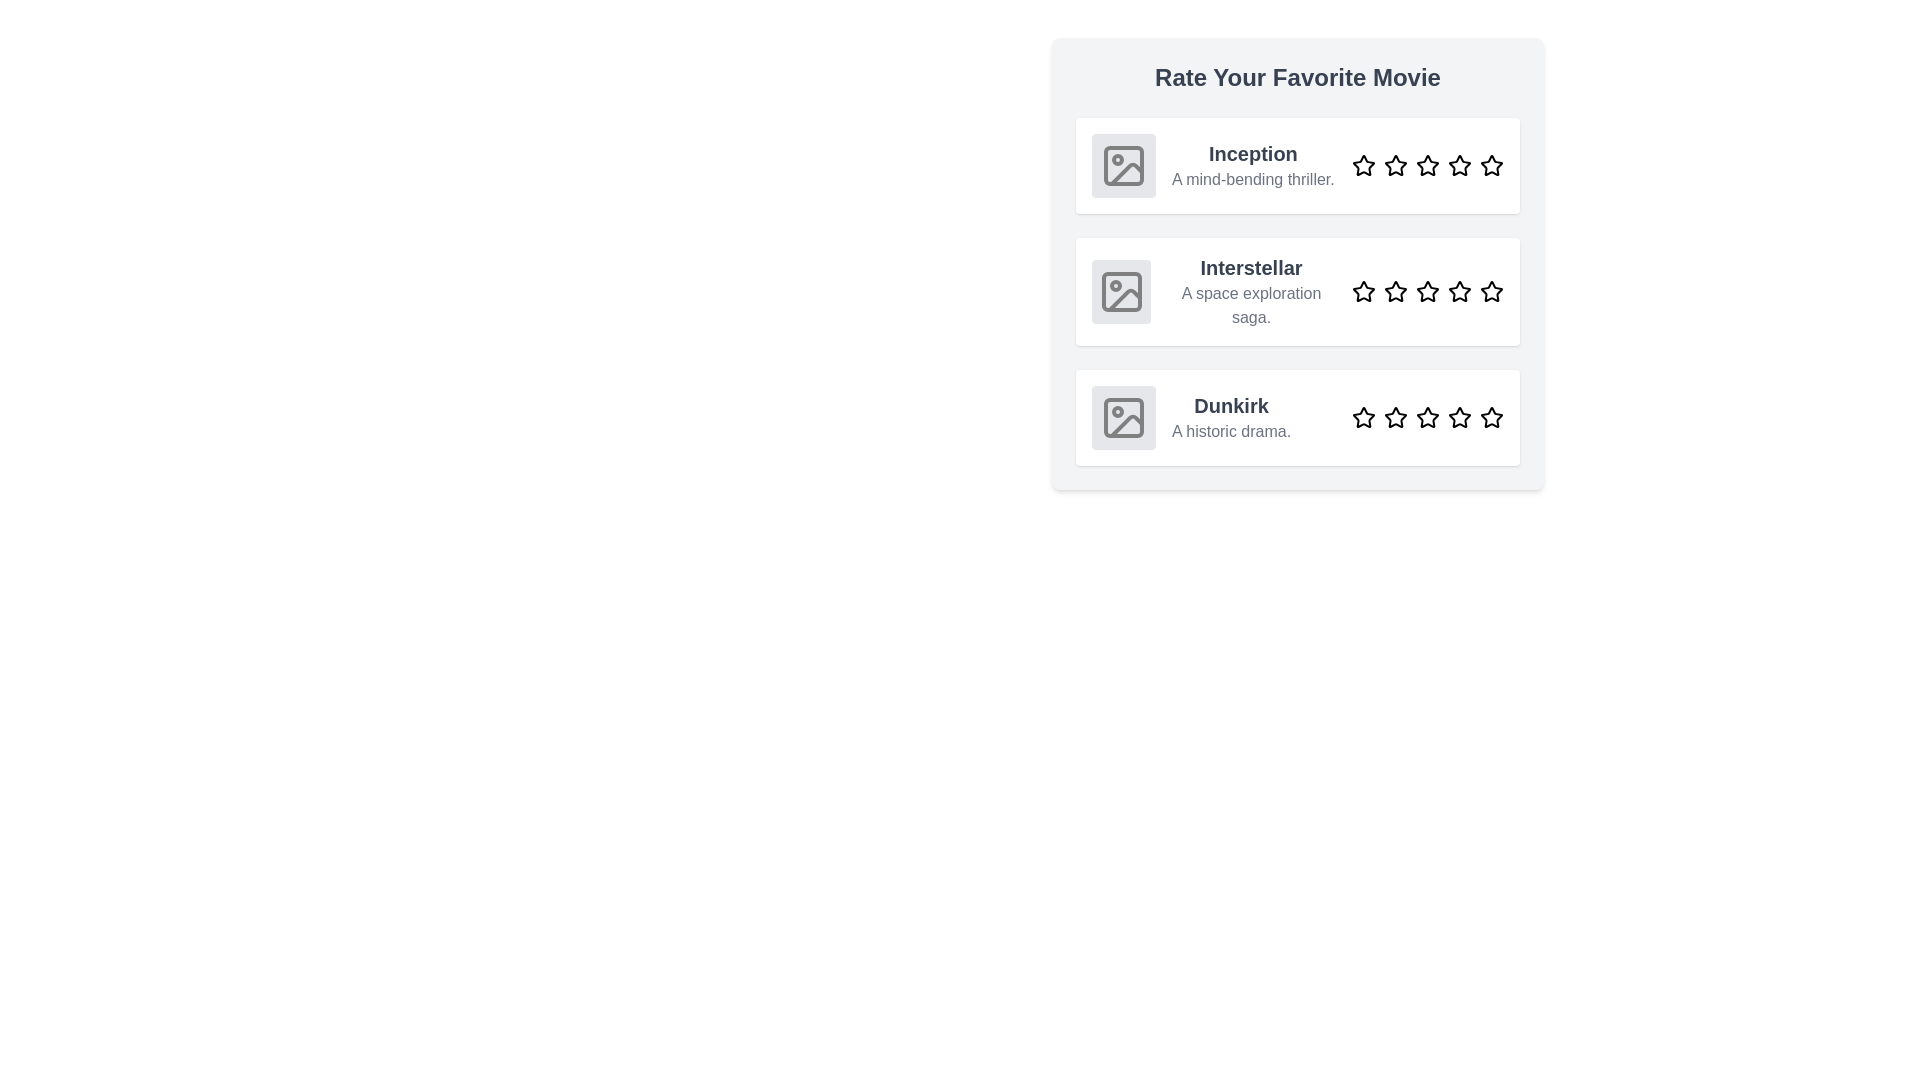 Image resolution: width=1920 pixels, height=1080 pixels. Describe the element at coordinates (1427, 416) in the screenshot. I see `the third star rating icon for the movie 'Dunkirk'` at that location.